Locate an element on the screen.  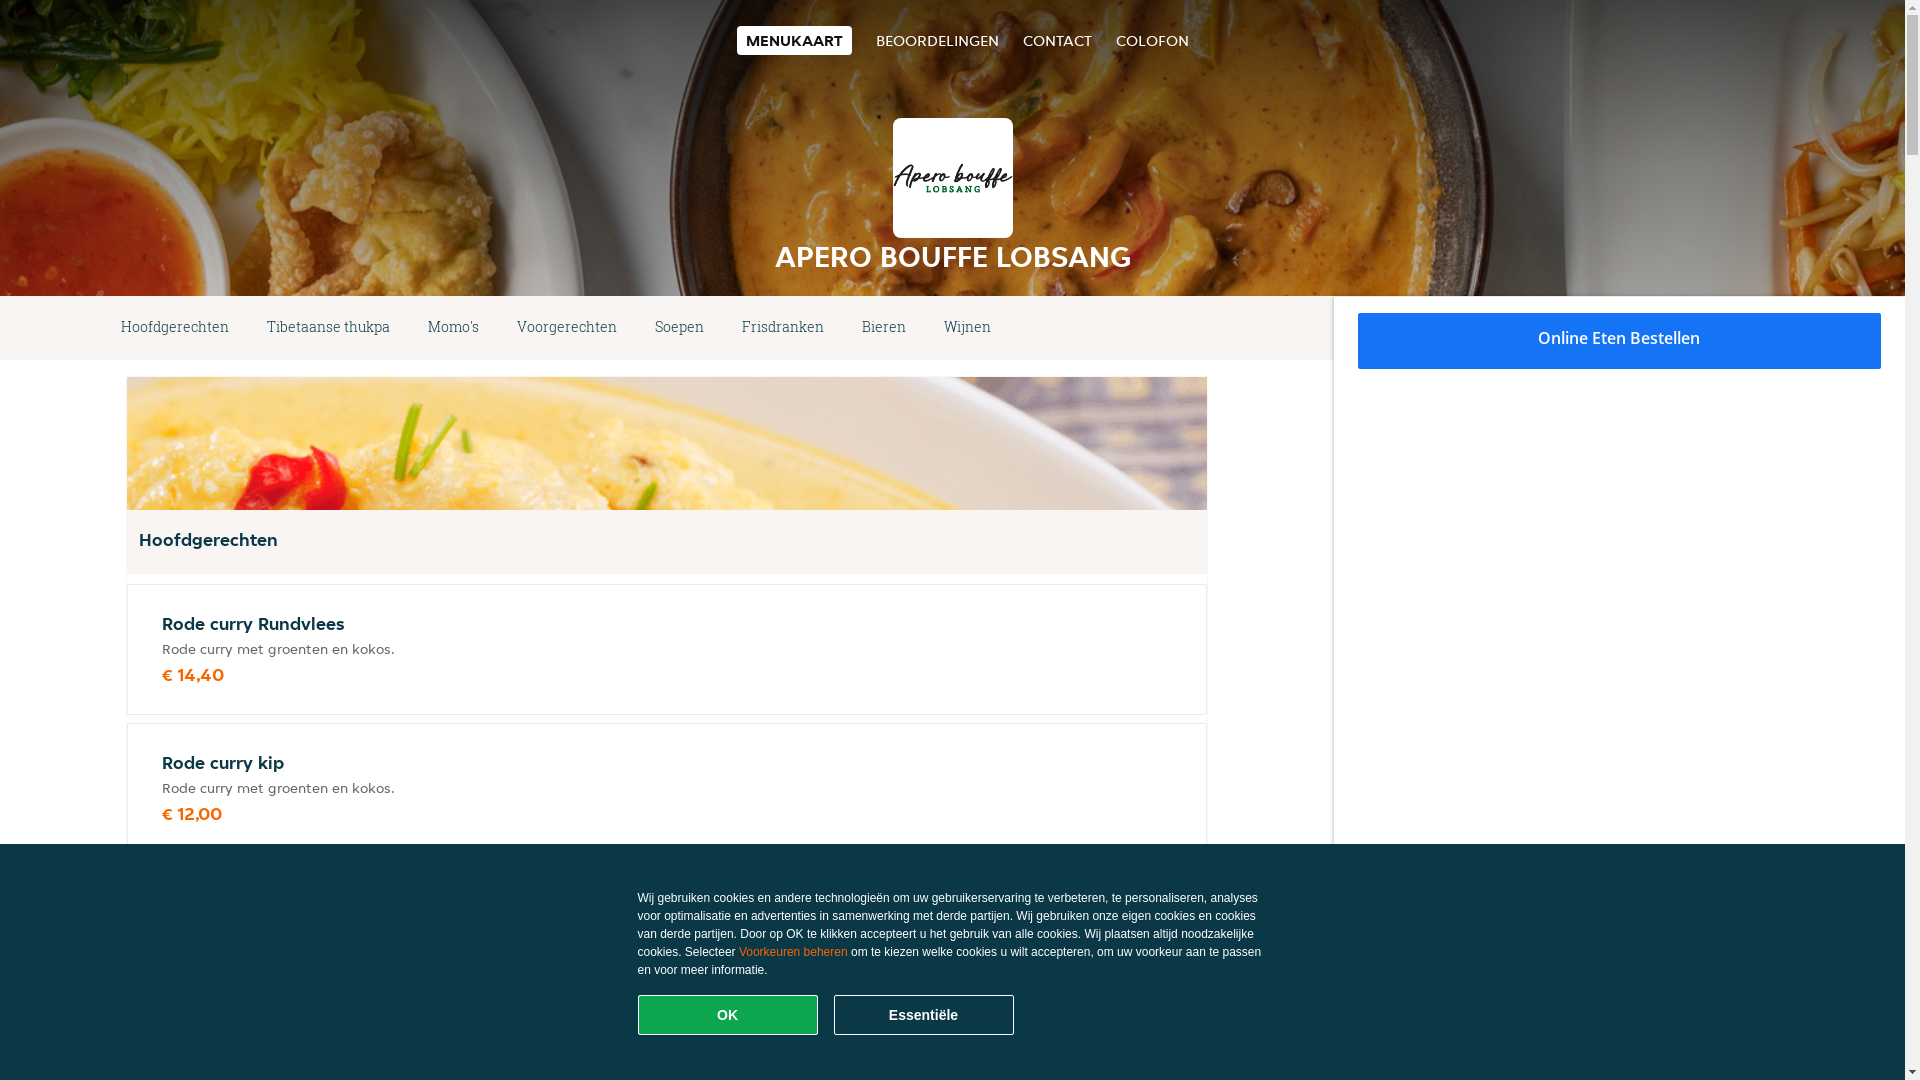
'OK' is located at coordinates (727, 1014).